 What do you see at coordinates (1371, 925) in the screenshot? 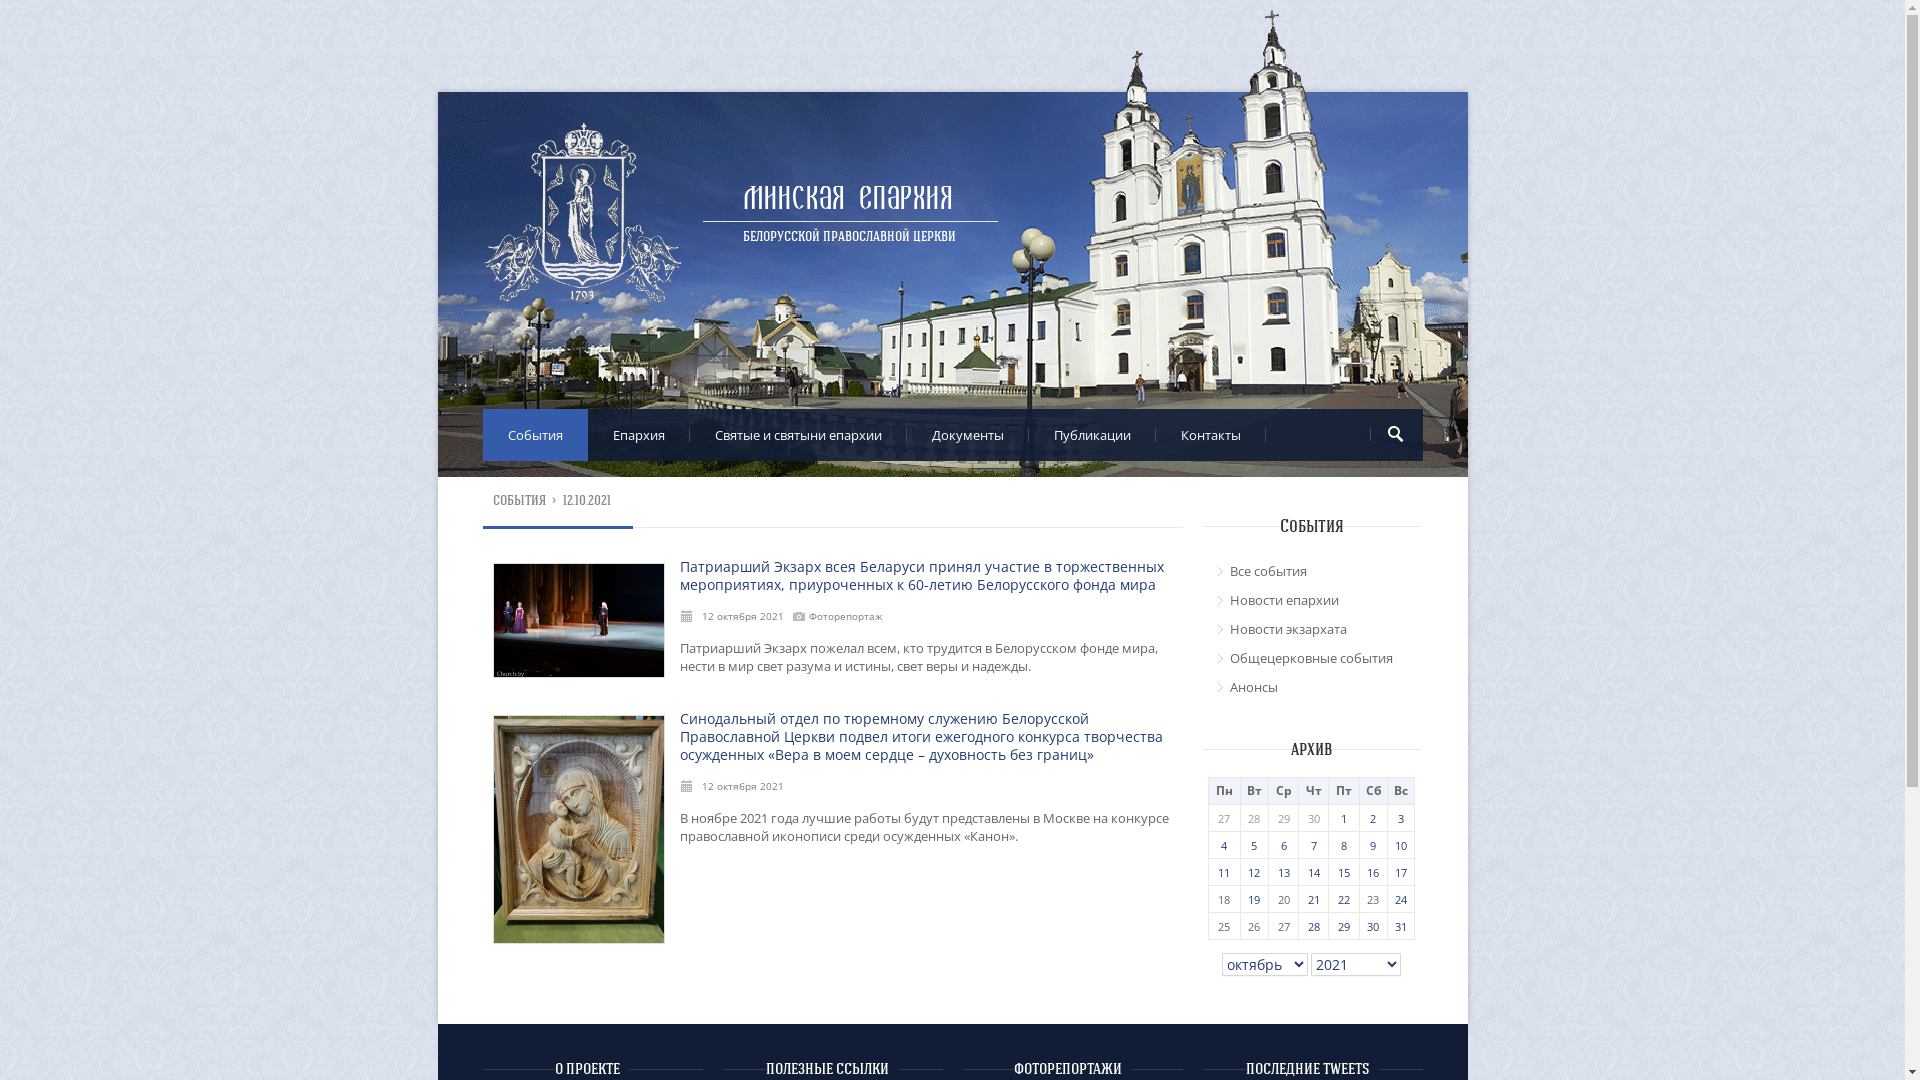
I see `'30'` at bounding box center [1371, 925].